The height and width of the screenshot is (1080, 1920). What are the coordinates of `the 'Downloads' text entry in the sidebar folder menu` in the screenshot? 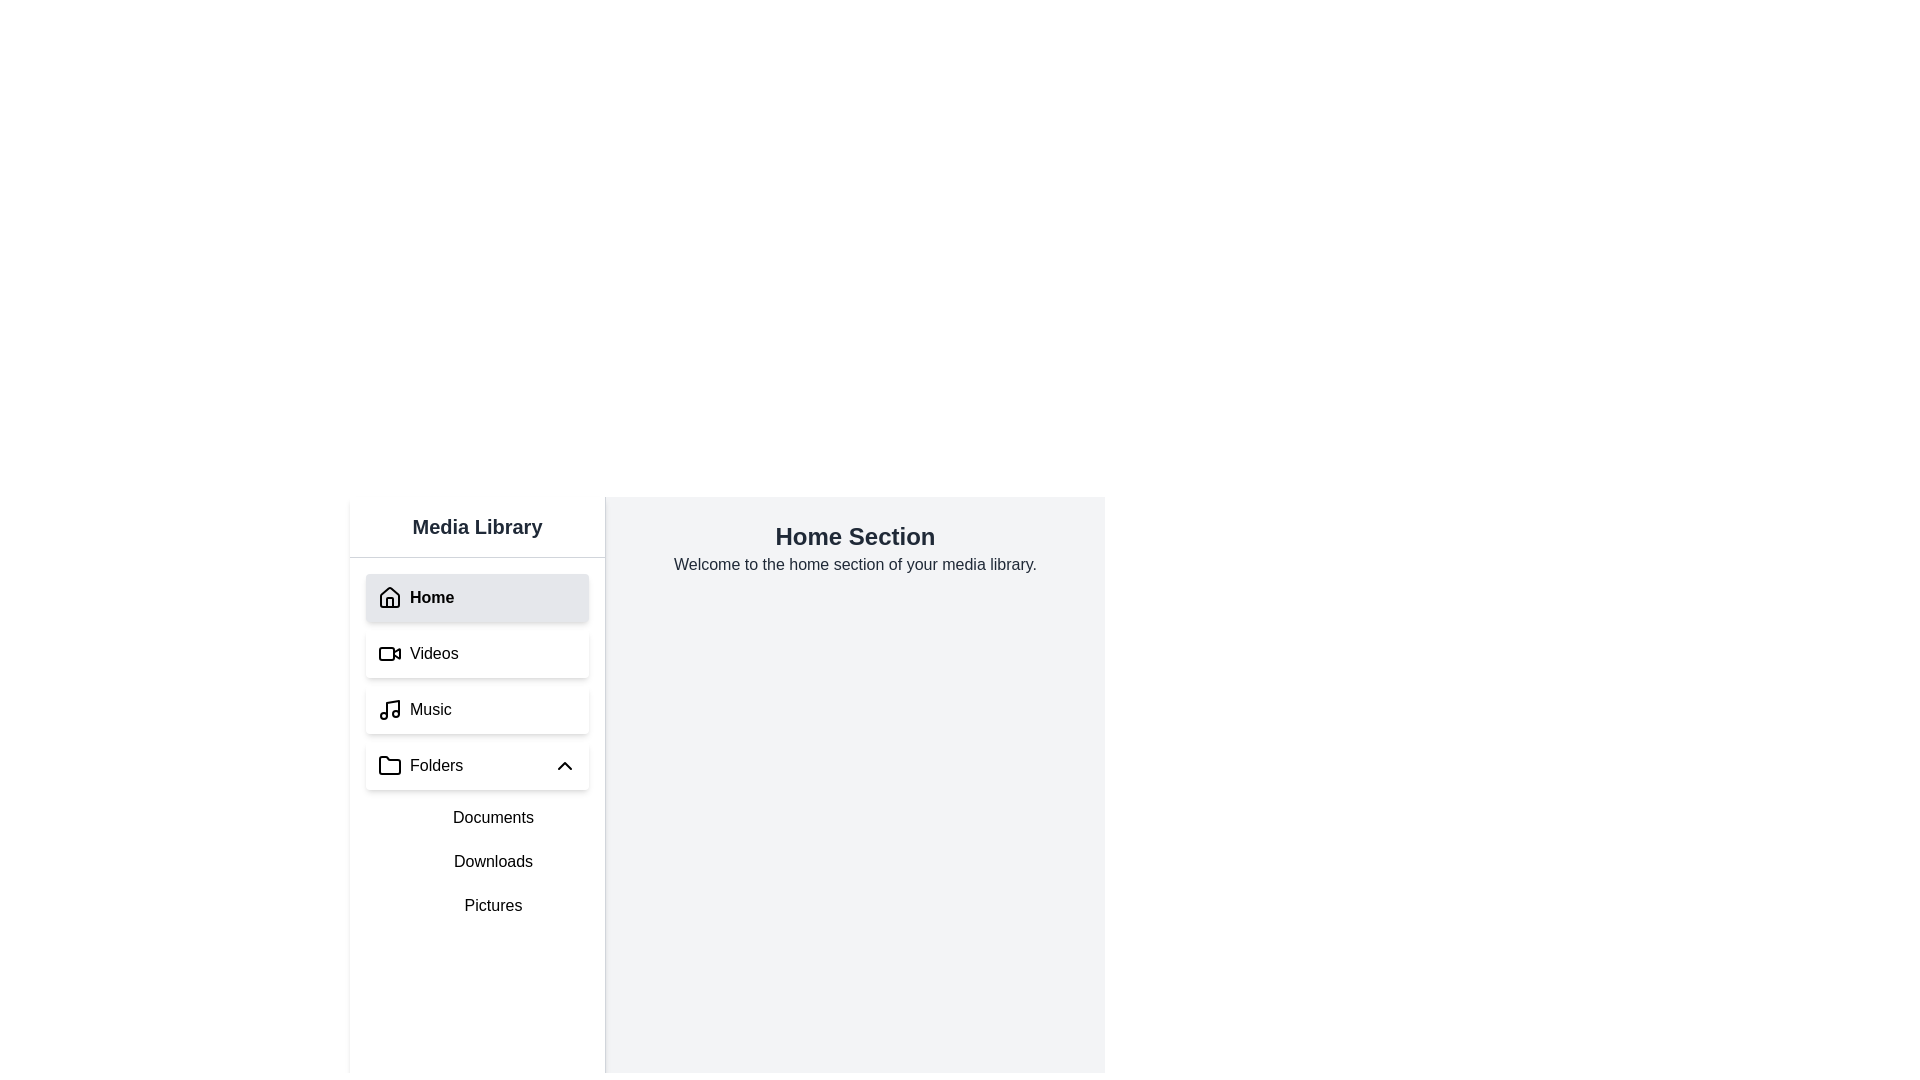 It's located at (476, 860).